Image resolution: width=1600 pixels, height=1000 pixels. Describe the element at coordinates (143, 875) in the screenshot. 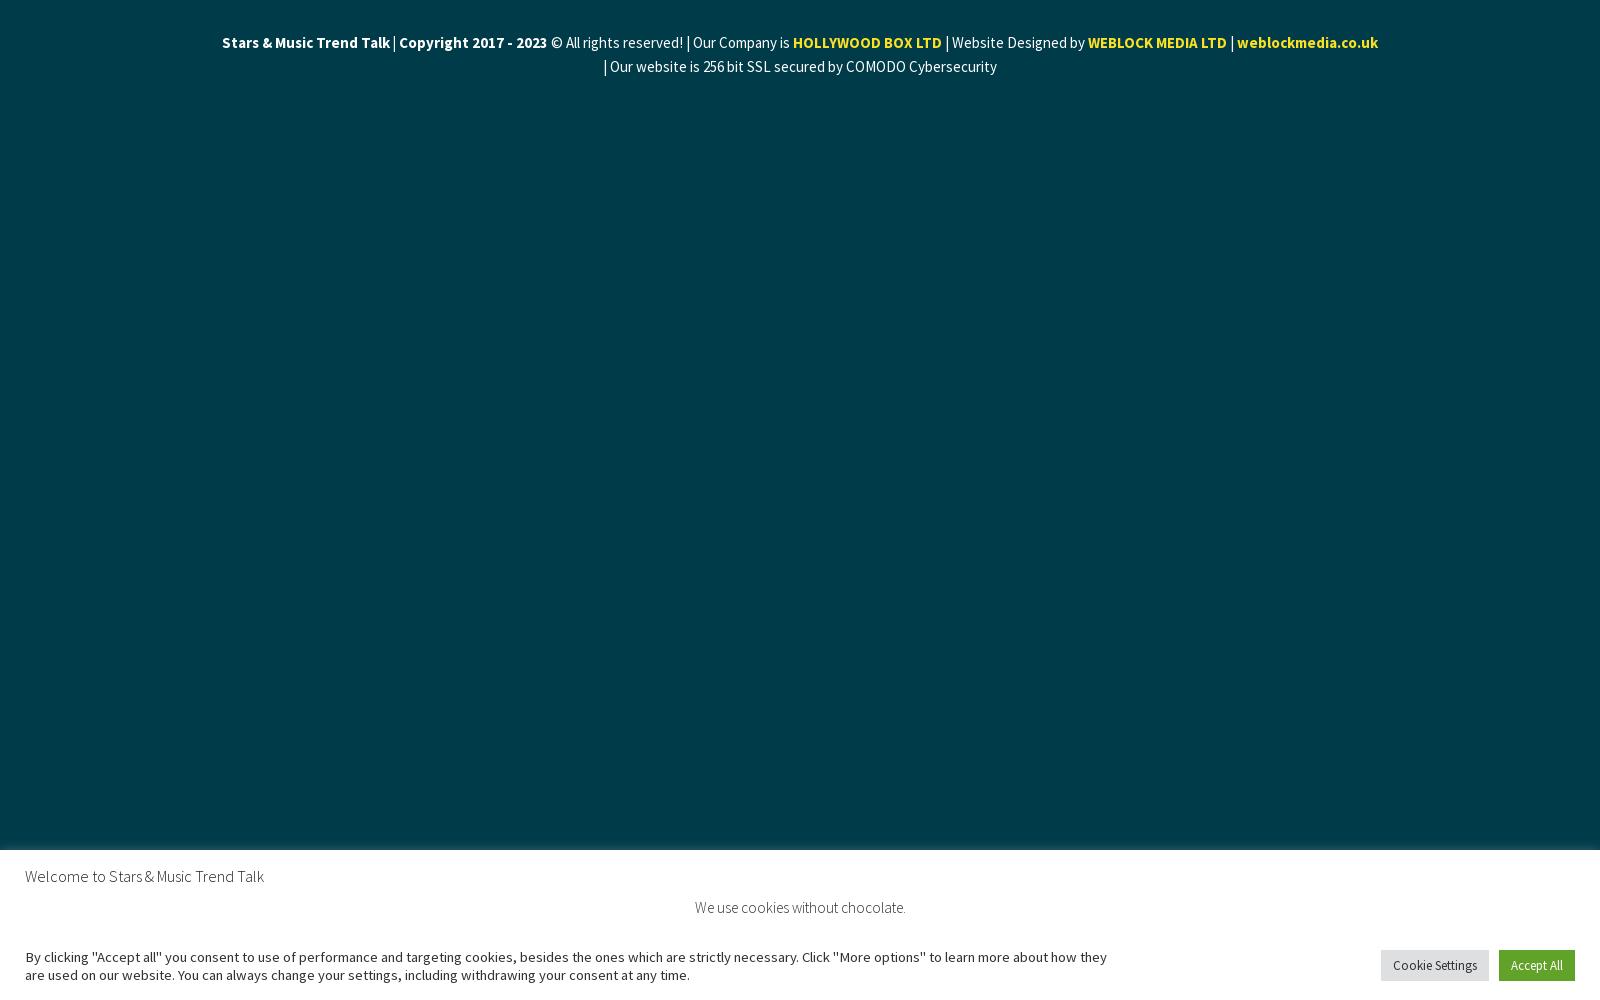

I see `'Welcome to Stars & Music Trend Talk'` at that location.